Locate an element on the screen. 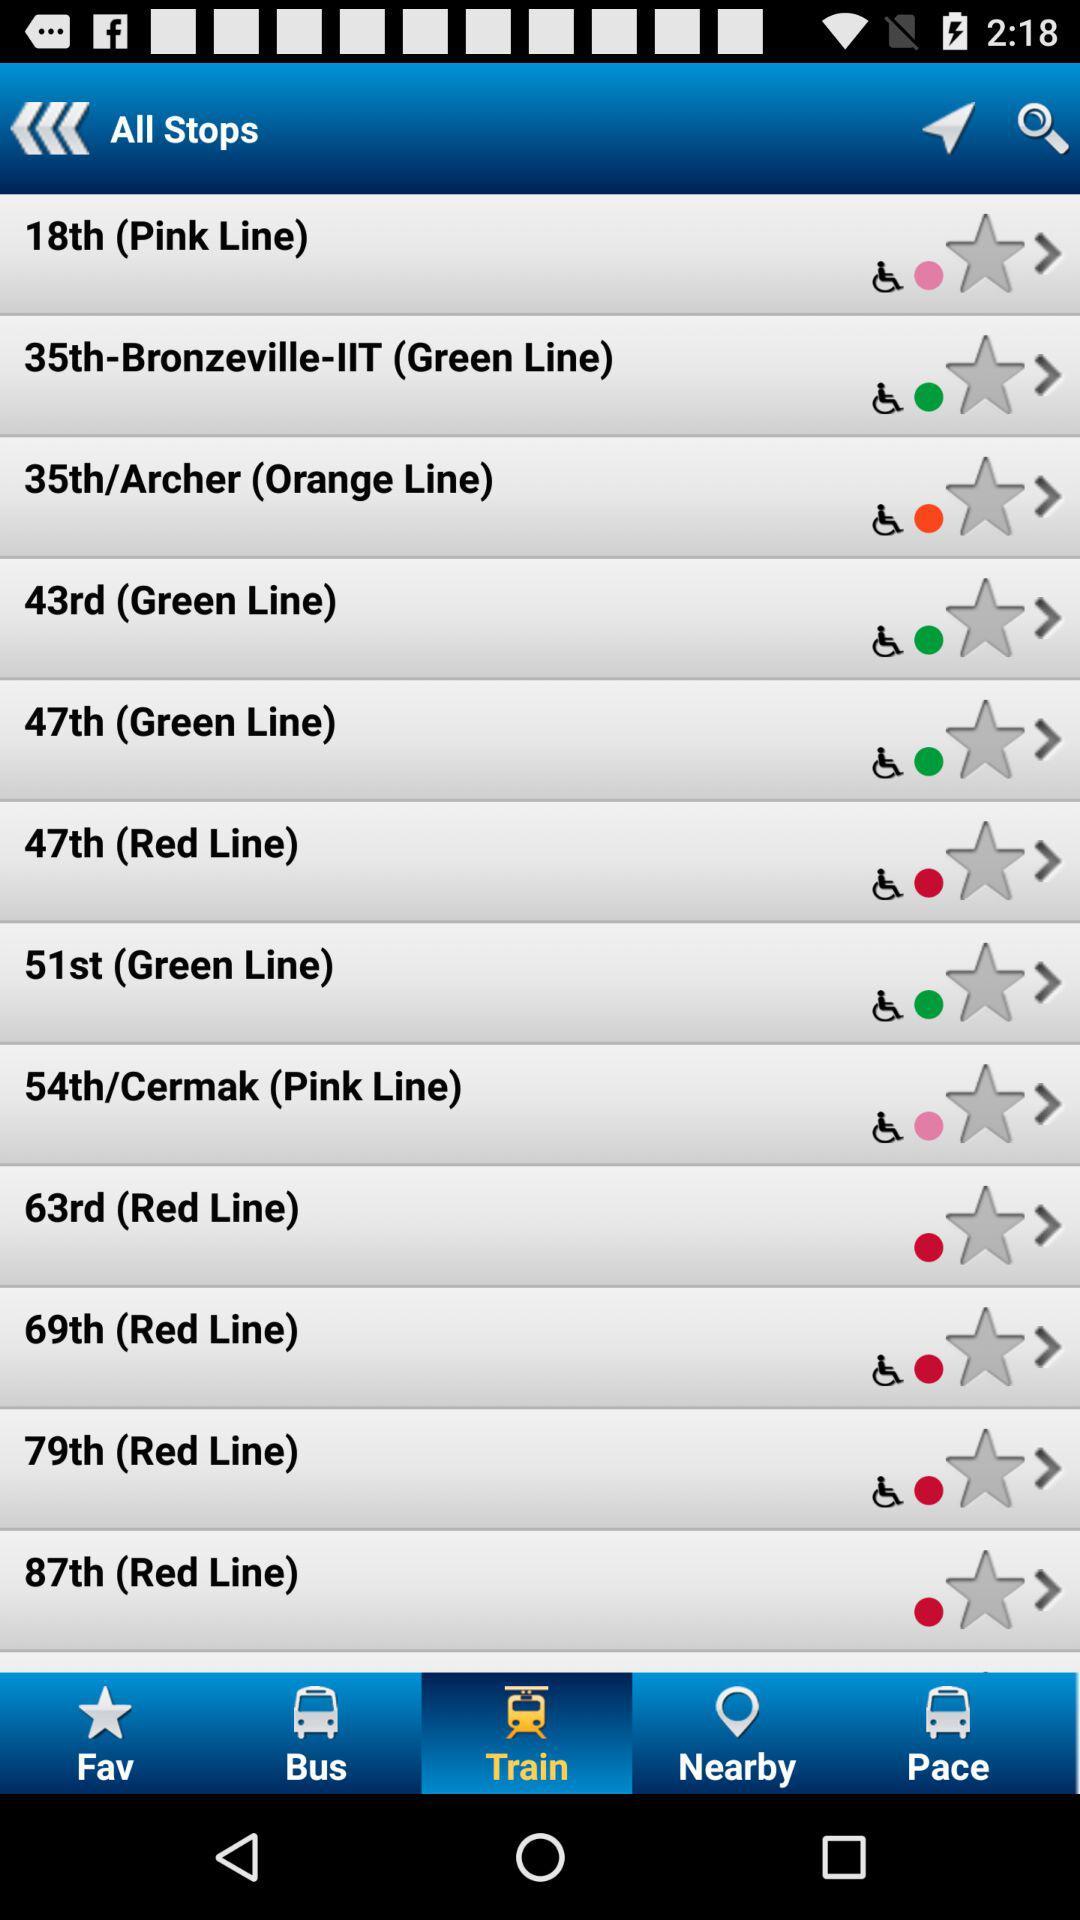 The width and height of the screenshot is (1080, 1920). open search bar is located at coordinates (1042, 127).